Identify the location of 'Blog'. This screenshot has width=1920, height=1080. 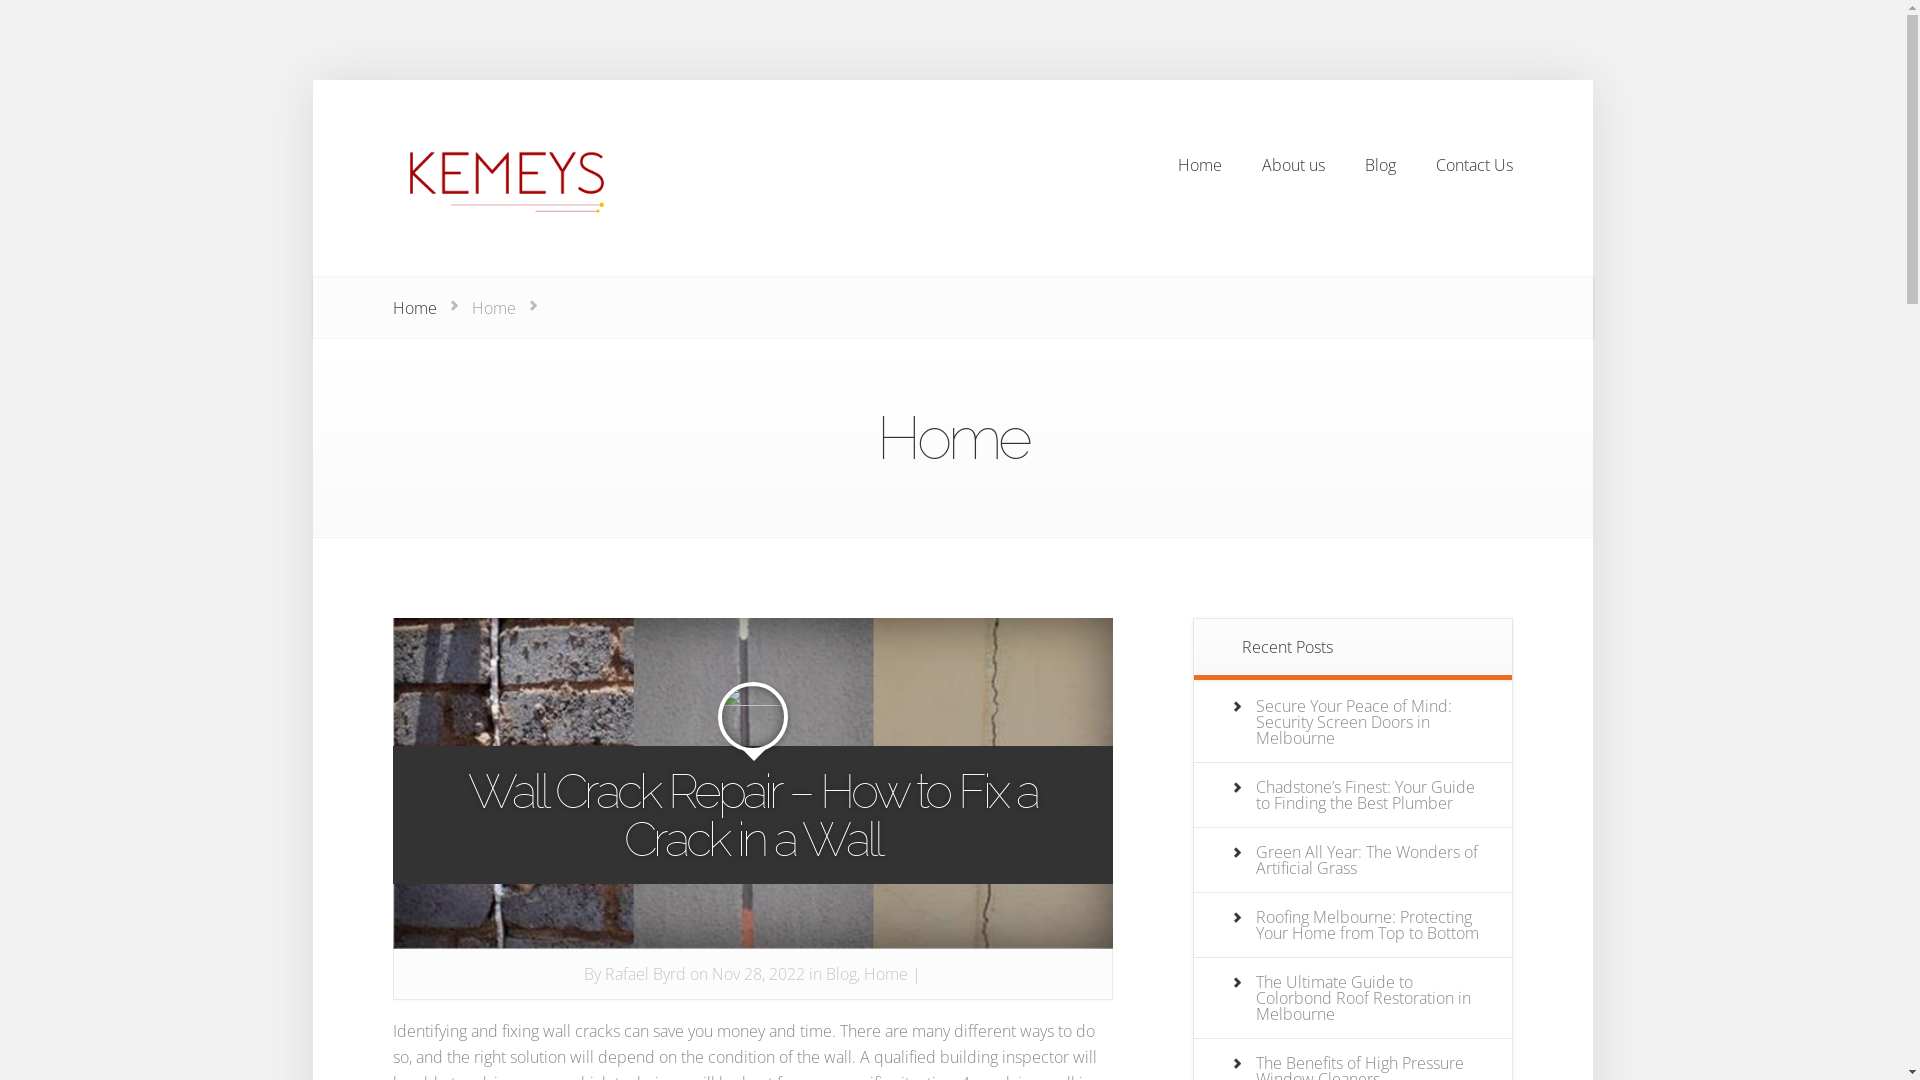
(841, 973).